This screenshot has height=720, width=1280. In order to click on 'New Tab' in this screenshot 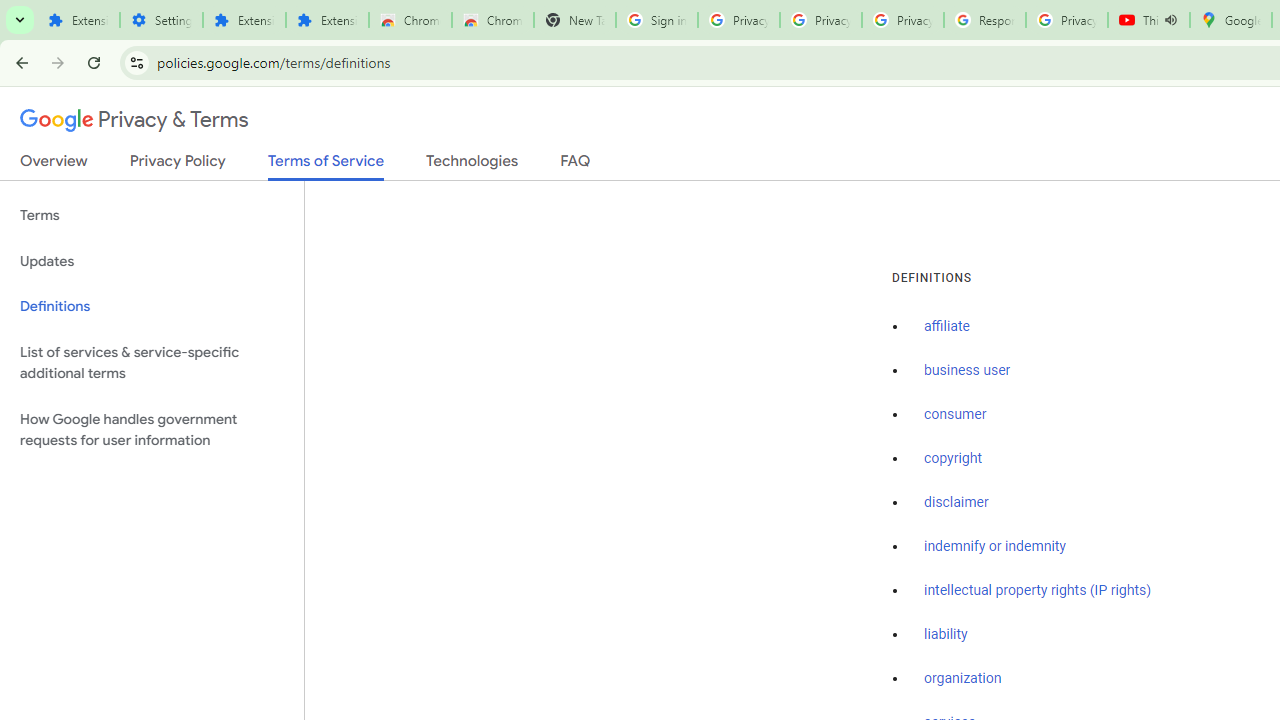, I will do `click(573, 20)`.